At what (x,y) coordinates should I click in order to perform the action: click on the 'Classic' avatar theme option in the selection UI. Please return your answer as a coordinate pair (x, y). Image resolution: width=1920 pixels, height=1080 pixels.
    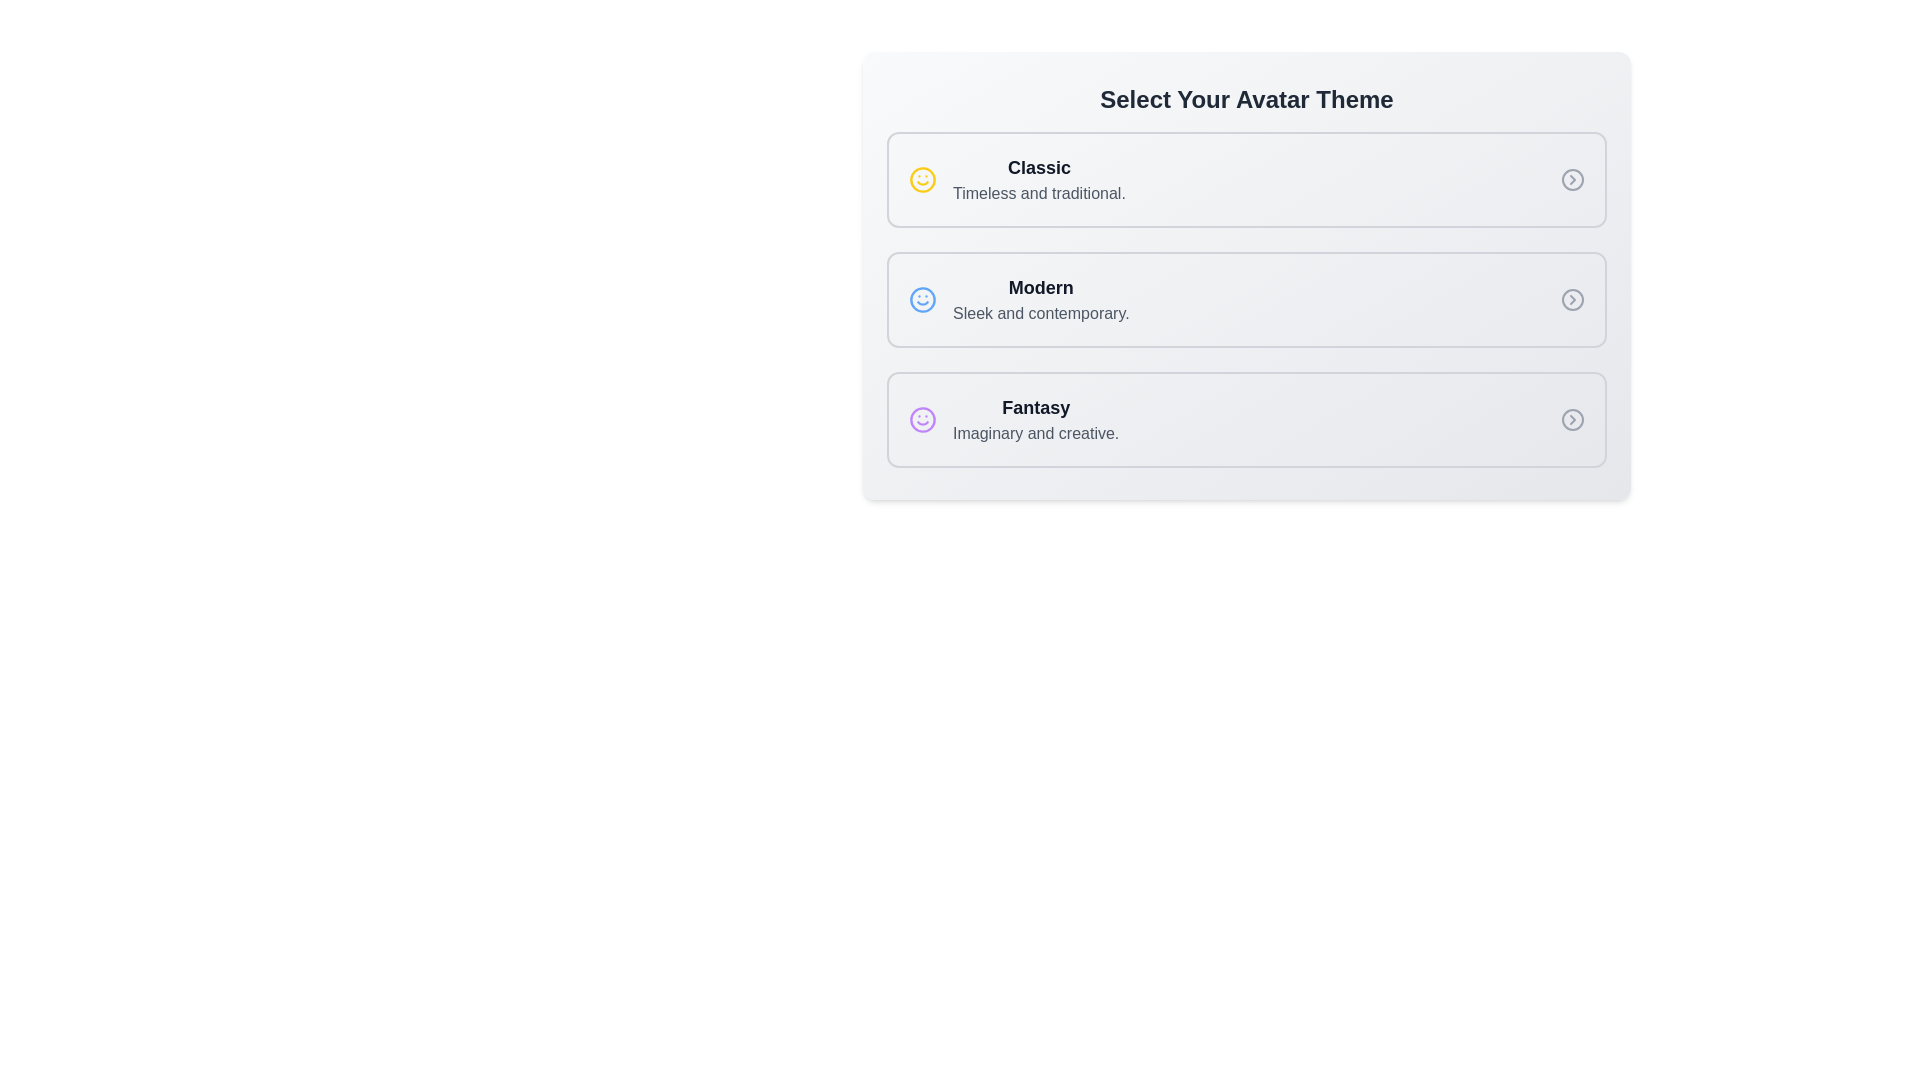
    Looking at the image, I should click on (1246, 180).